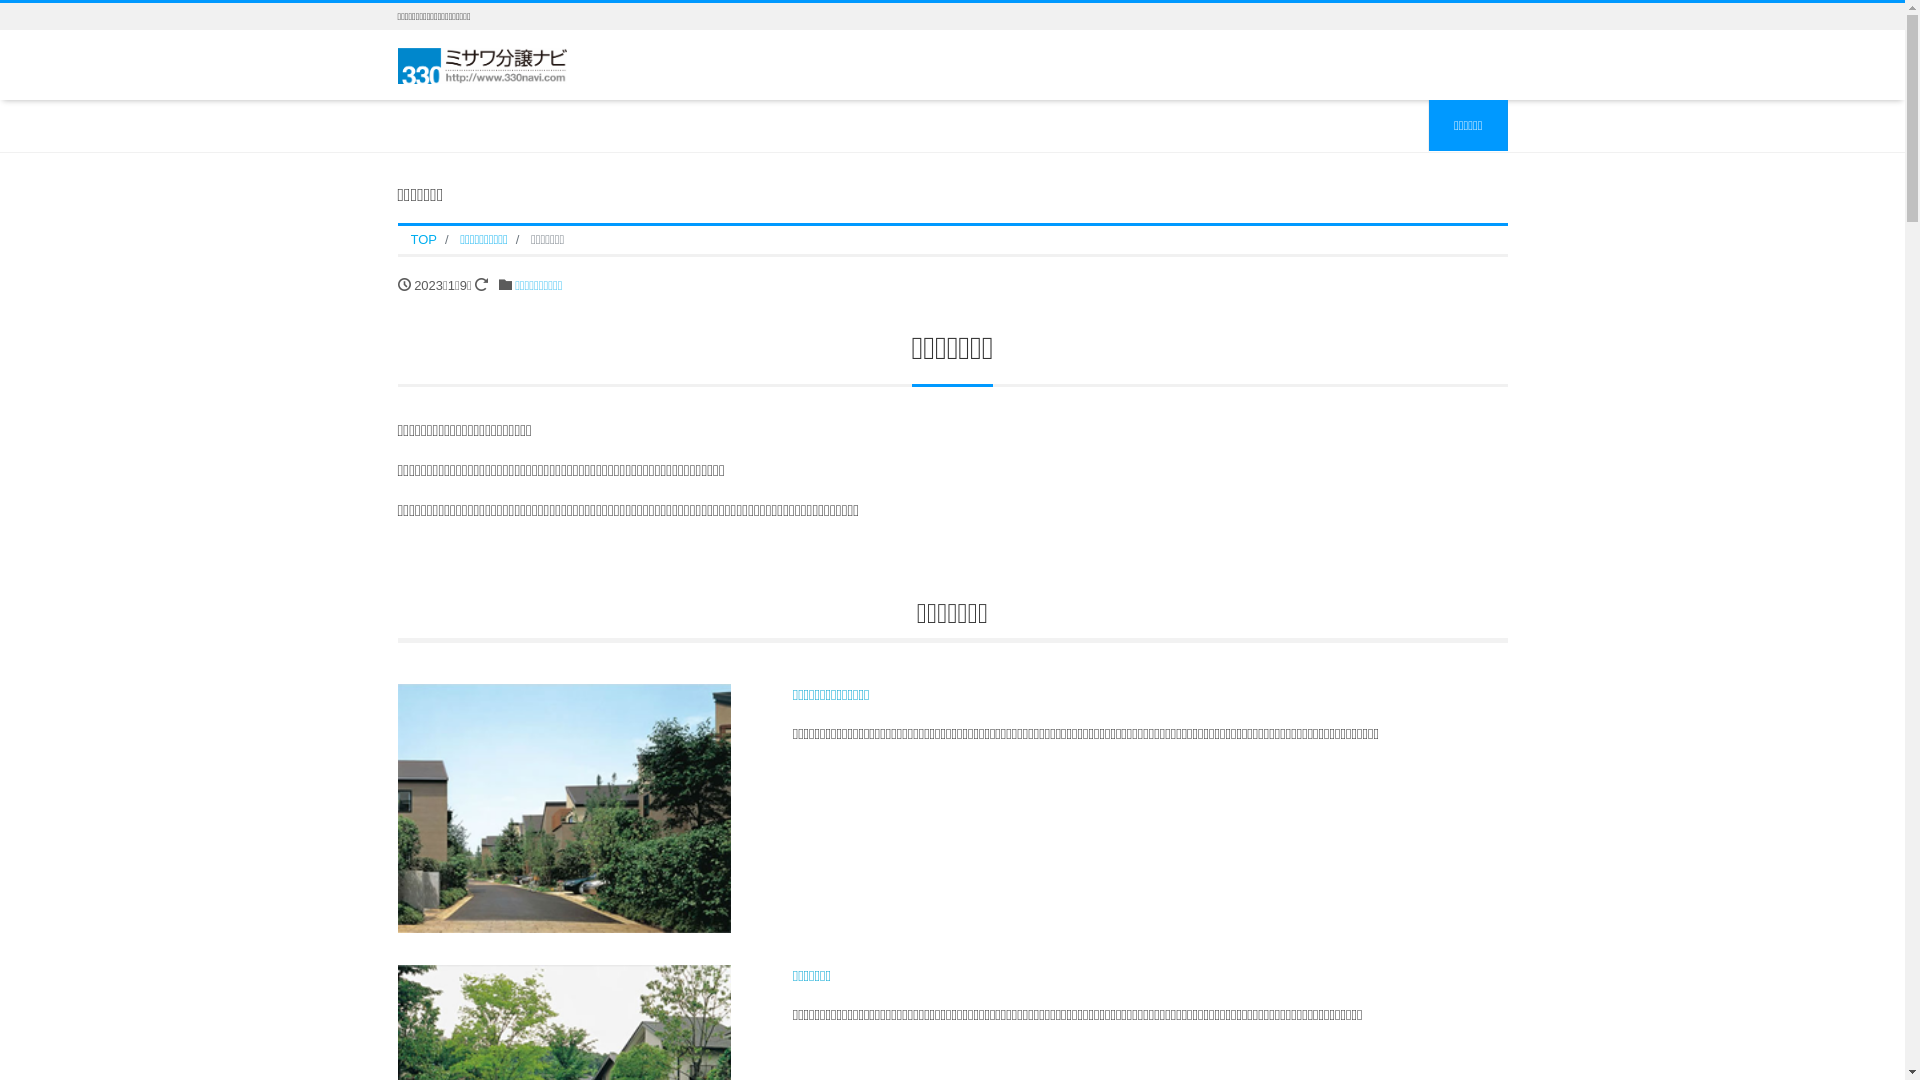 The image size is (1920, 1080). What do you see at coordinates (403, 284) in the screenshot?
I see `' 2023/01/09 11:17'` at bounding box center [403, 284].